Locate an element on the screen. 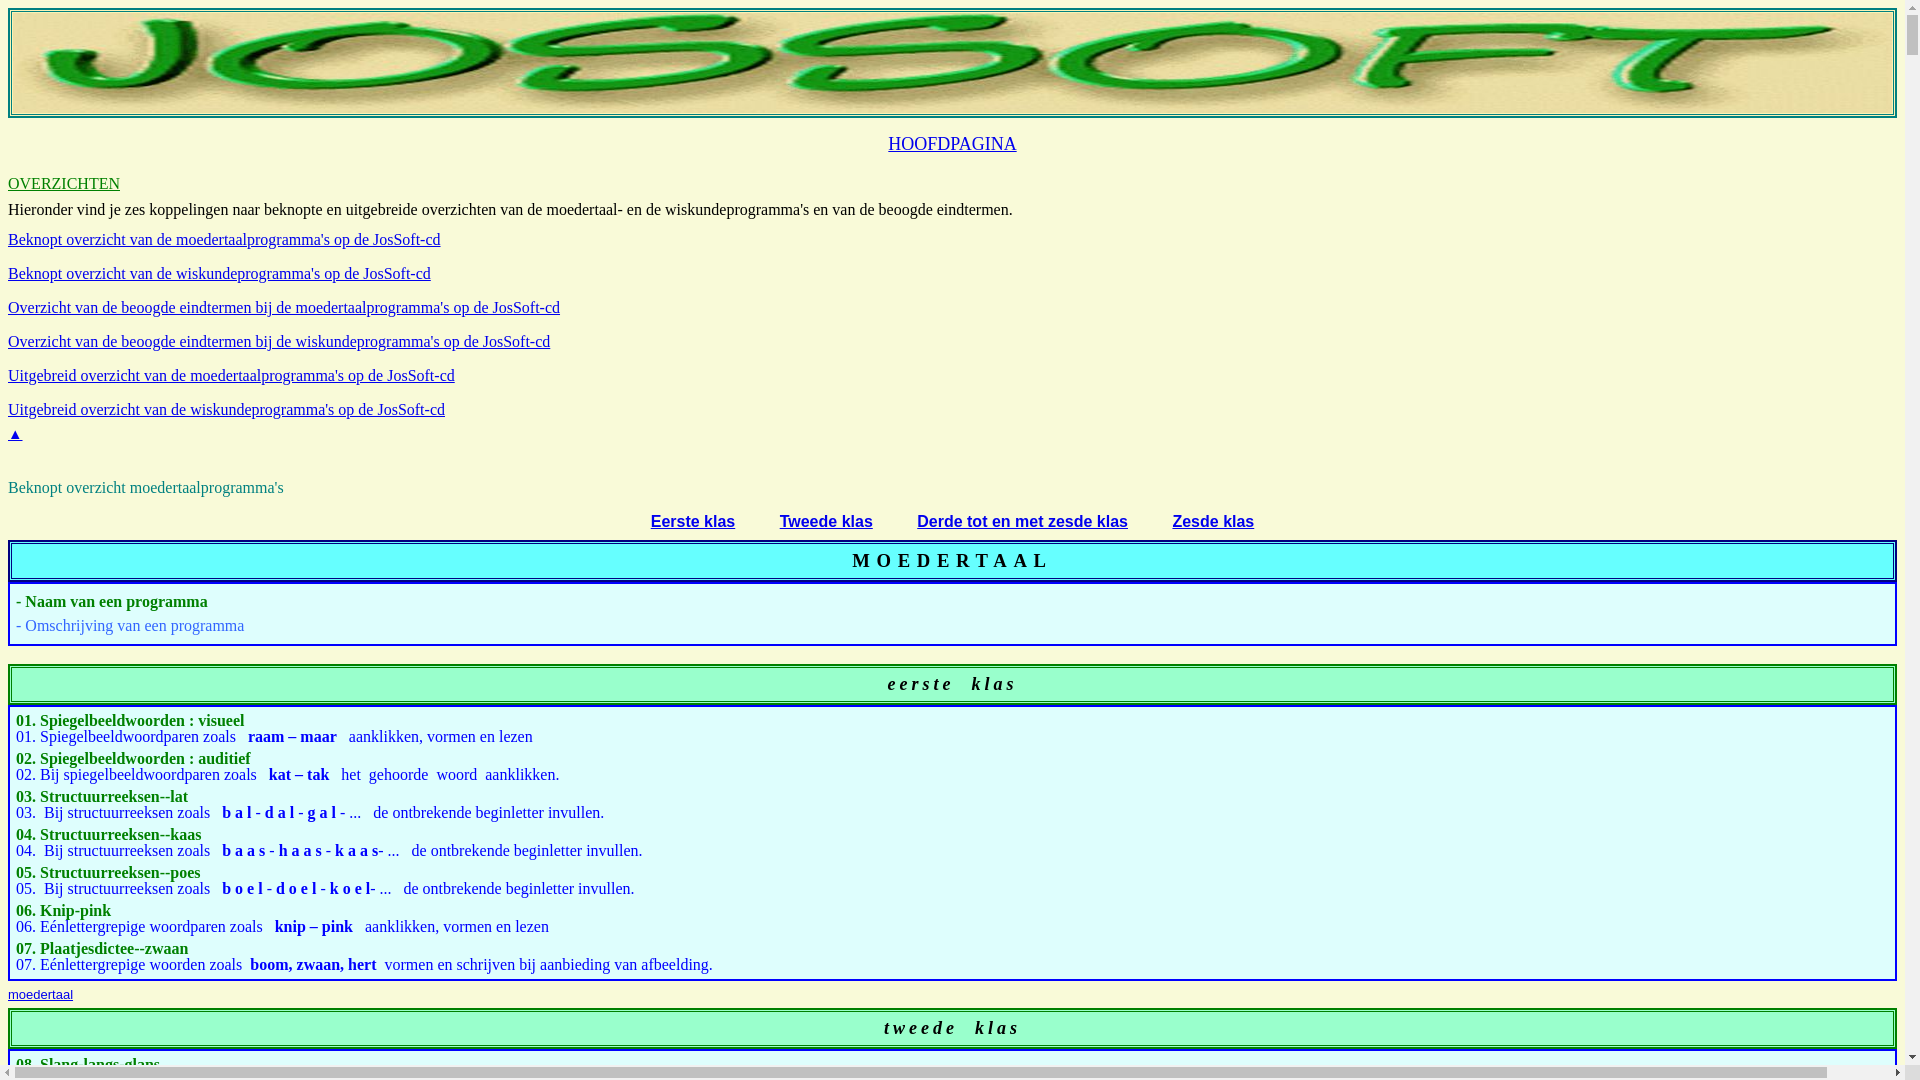 The width and height of the screenshot is (1920, 1080). 'eerste' is located at coordinates (887, 682).